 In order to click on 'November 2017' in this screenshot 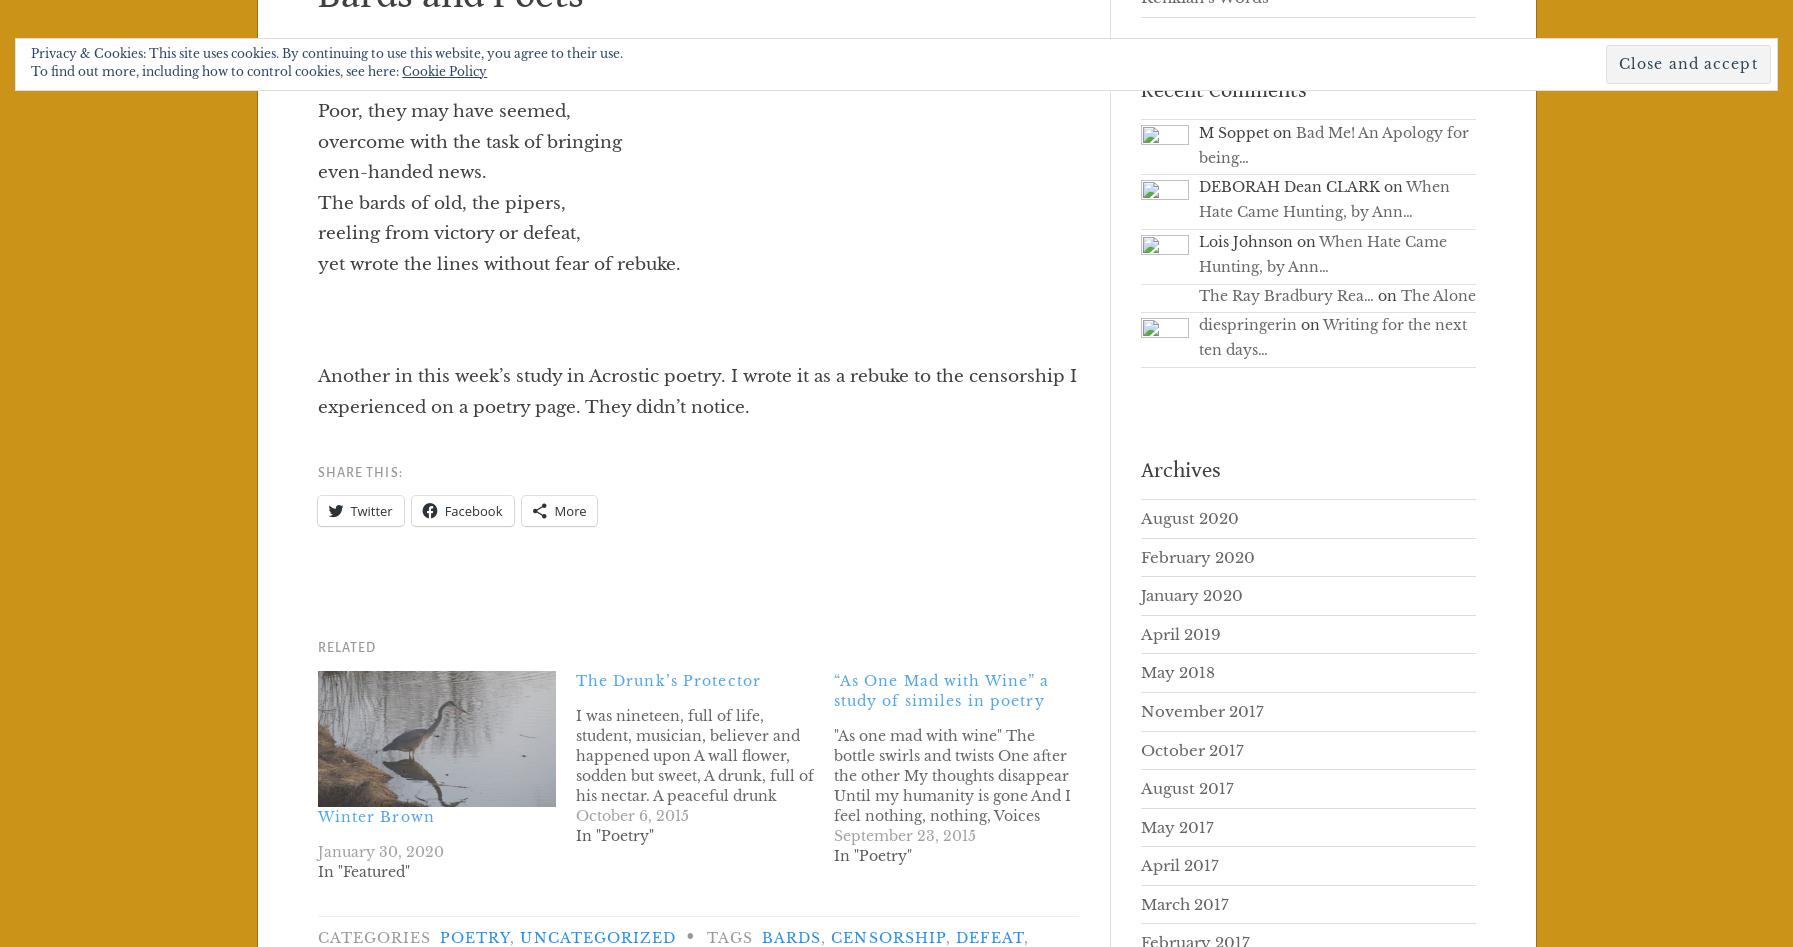, I will do `click(1201, 709)`.